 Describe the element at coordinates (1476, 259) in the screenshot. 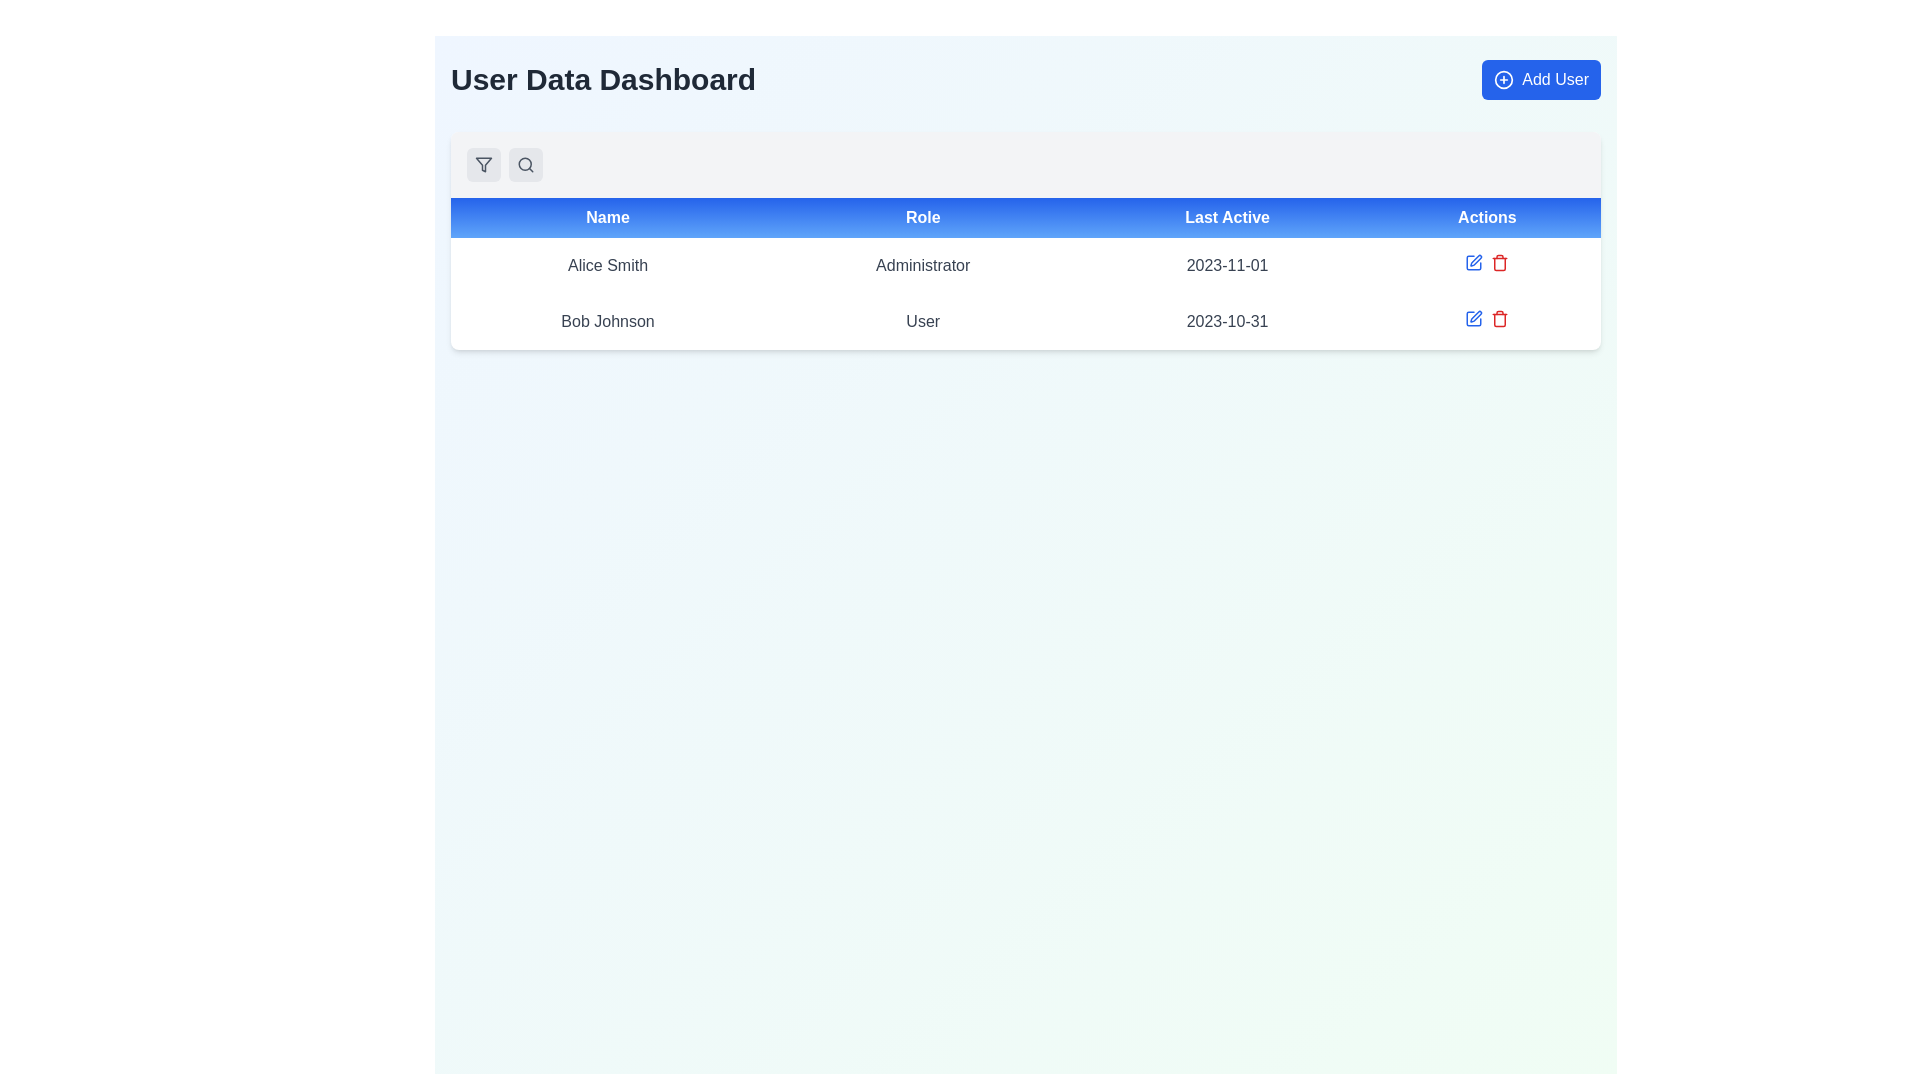

I see `the edit icon button located in the 'Actions' column aligned with the row containing the user 'Alice Smith'` at that location.